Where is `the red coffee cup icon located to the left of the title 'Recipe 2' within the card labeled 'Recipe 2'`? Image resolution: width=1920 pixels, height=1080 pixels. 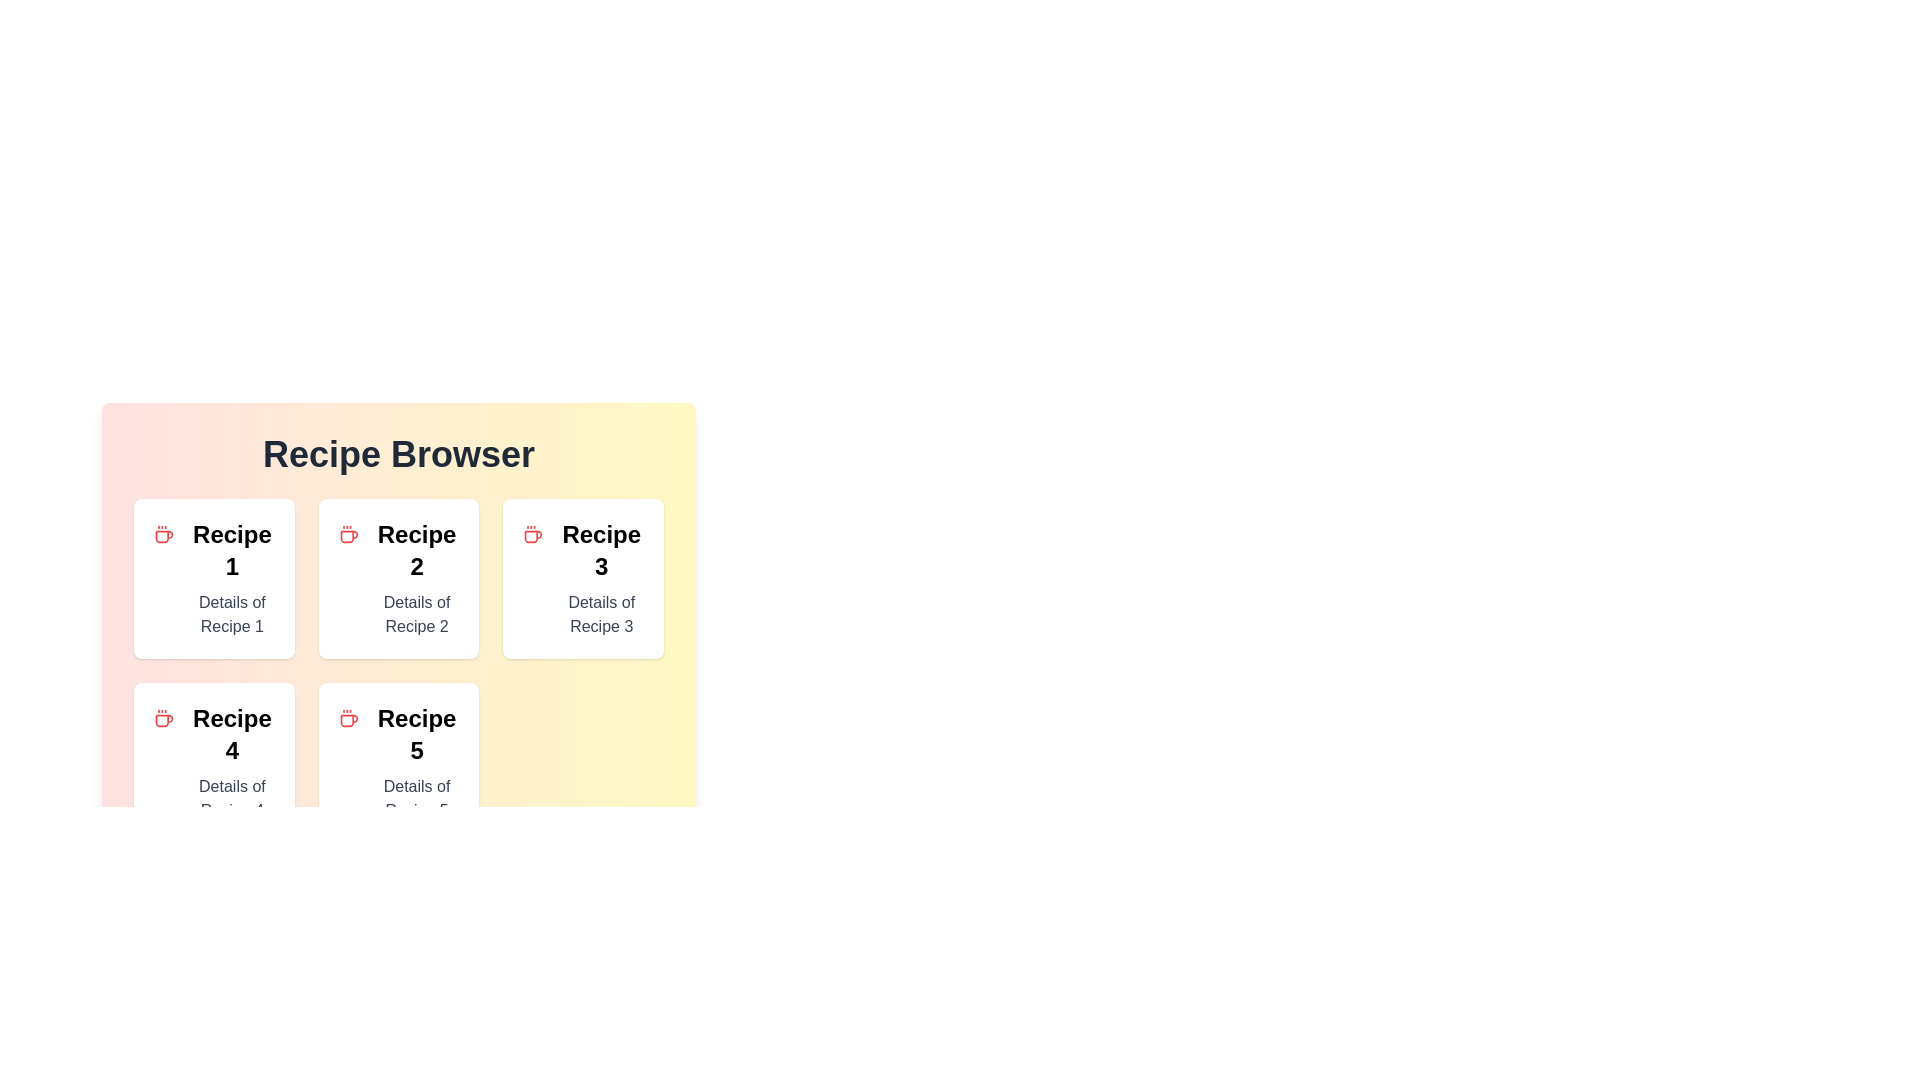 the red coffee cup icon located to the left of the title 'Recipe 2' within the card labeled 'Recipe 2' is located at coordinates (348, 534).